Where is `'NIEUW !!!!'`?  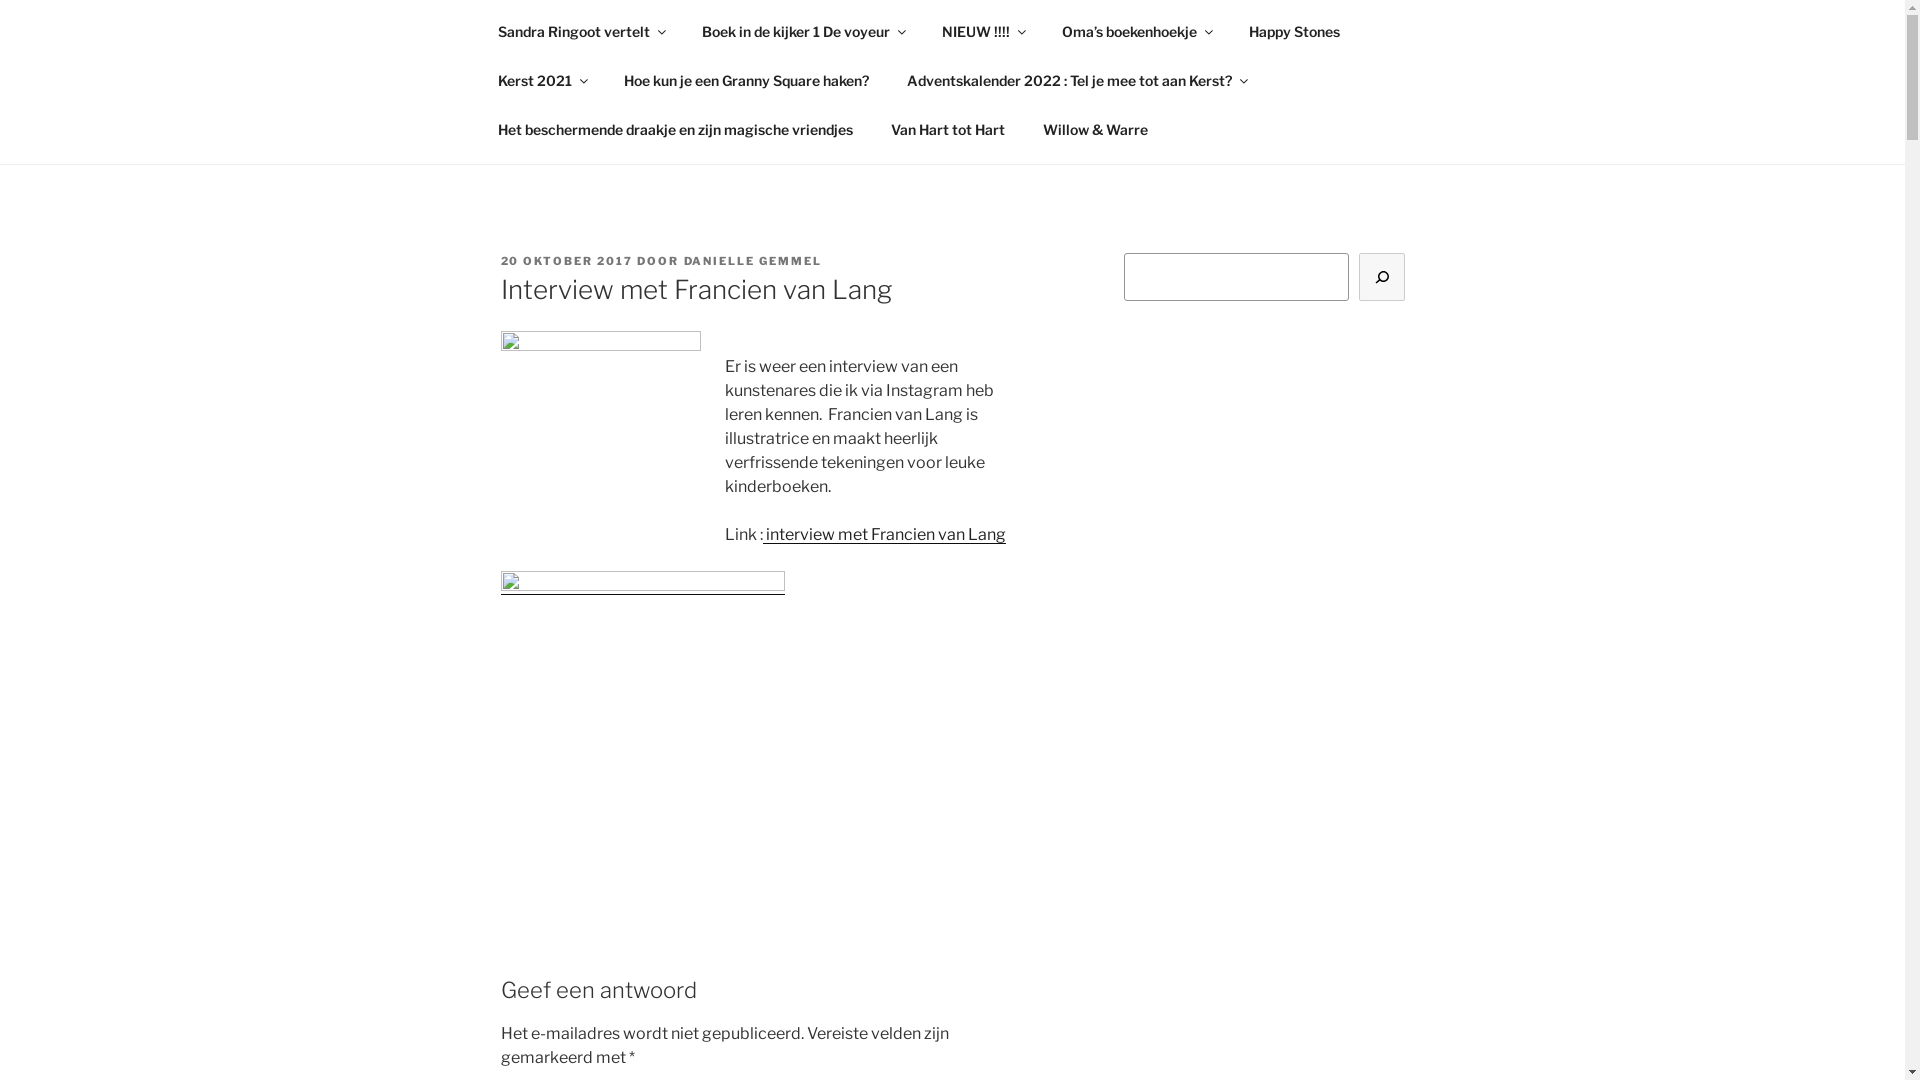
'NIEUW !!!!' is located at coordinates (923, 30).